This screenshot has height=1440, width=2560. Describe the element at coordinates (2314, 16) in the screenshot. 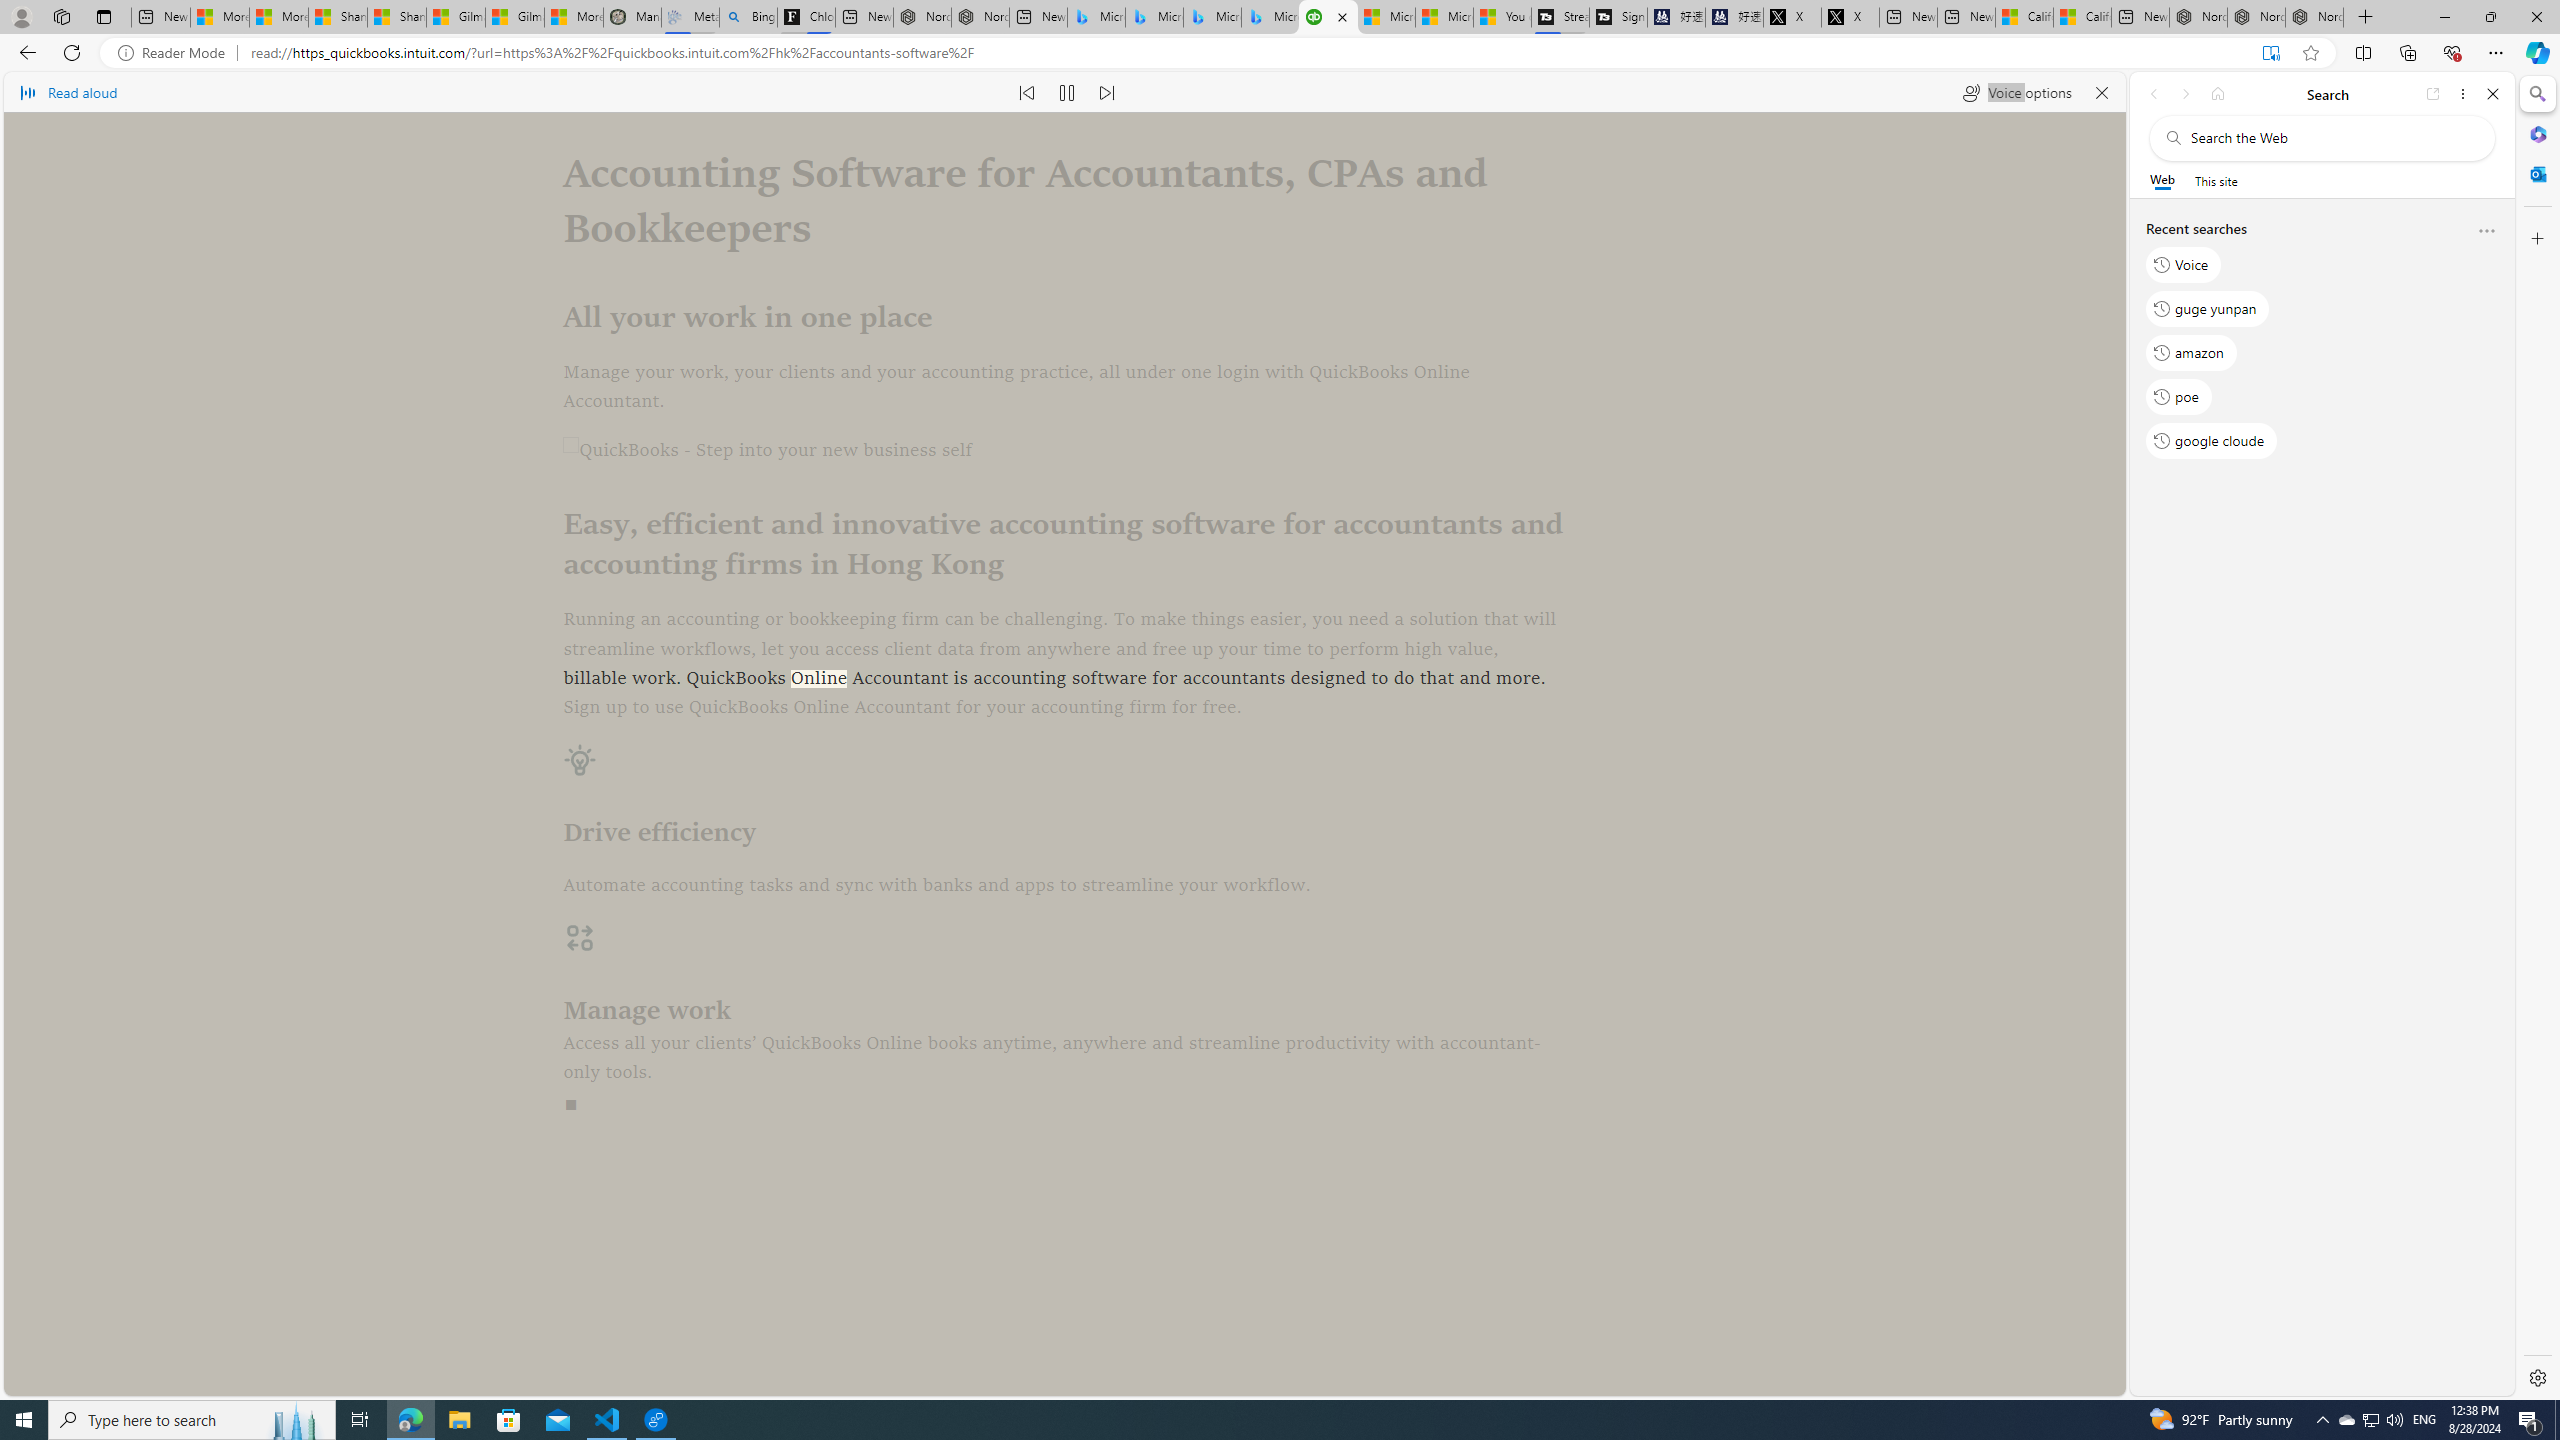

I see `'Nordace - Siena Pro 15 Essential Set'` at that location.